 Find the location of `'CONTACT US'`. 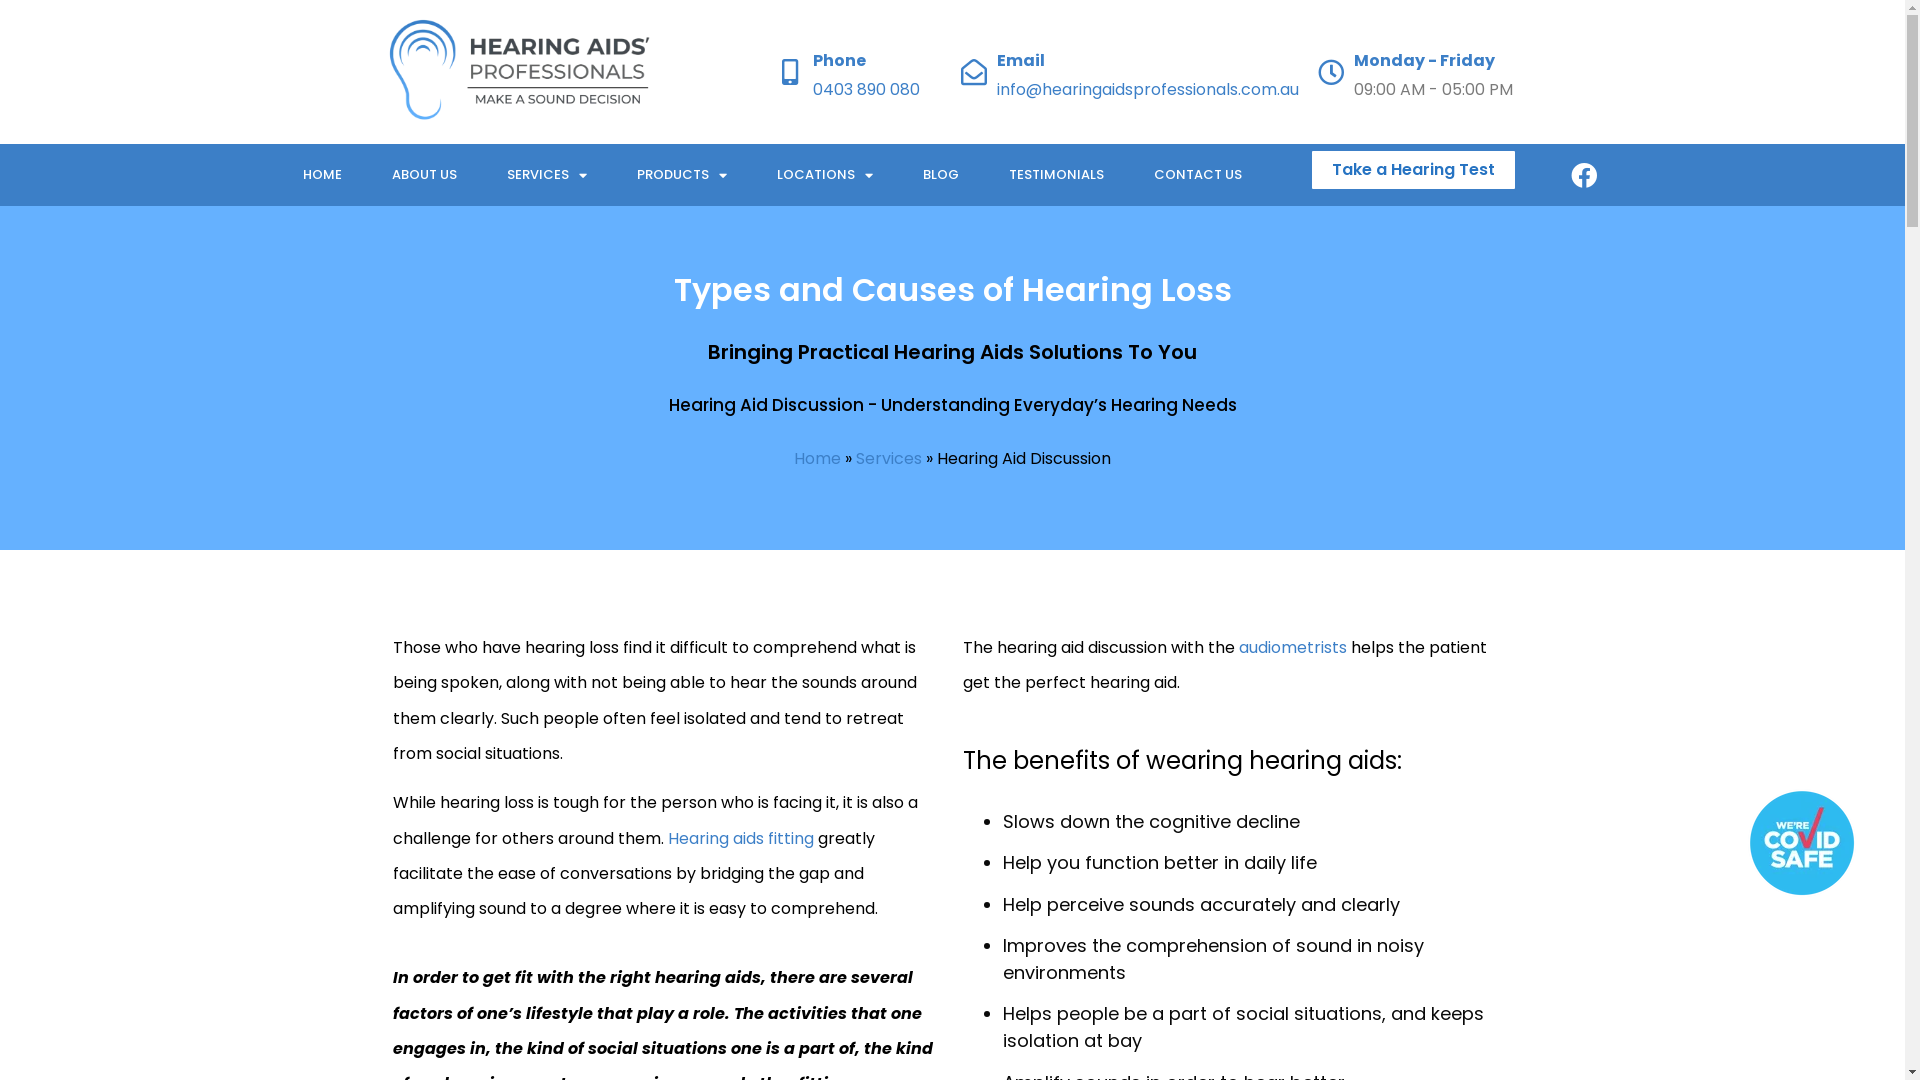

'CONTACT US' is located at coordinates (1196, 173).